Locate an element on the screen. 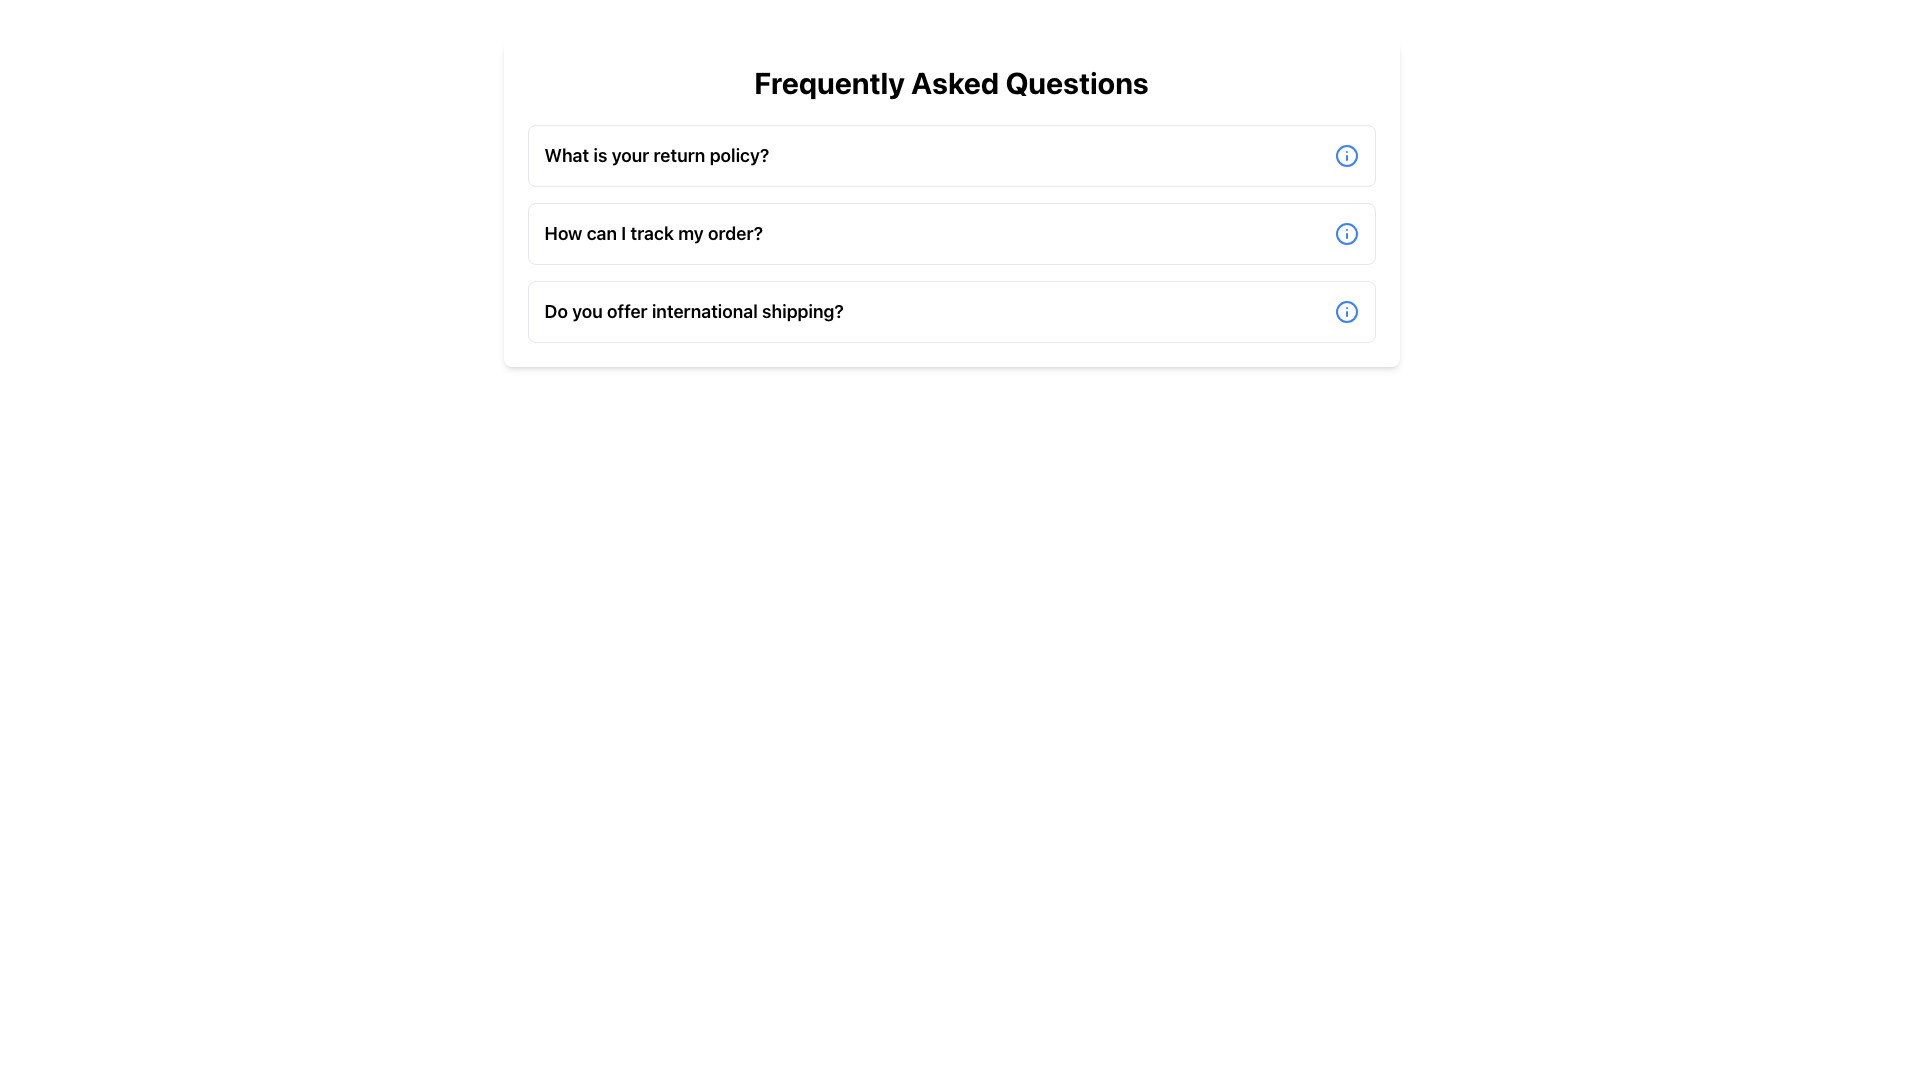  the second list item in the 'Frequently Asked Questions' section that provides information related is located at coordinates (950, 233).